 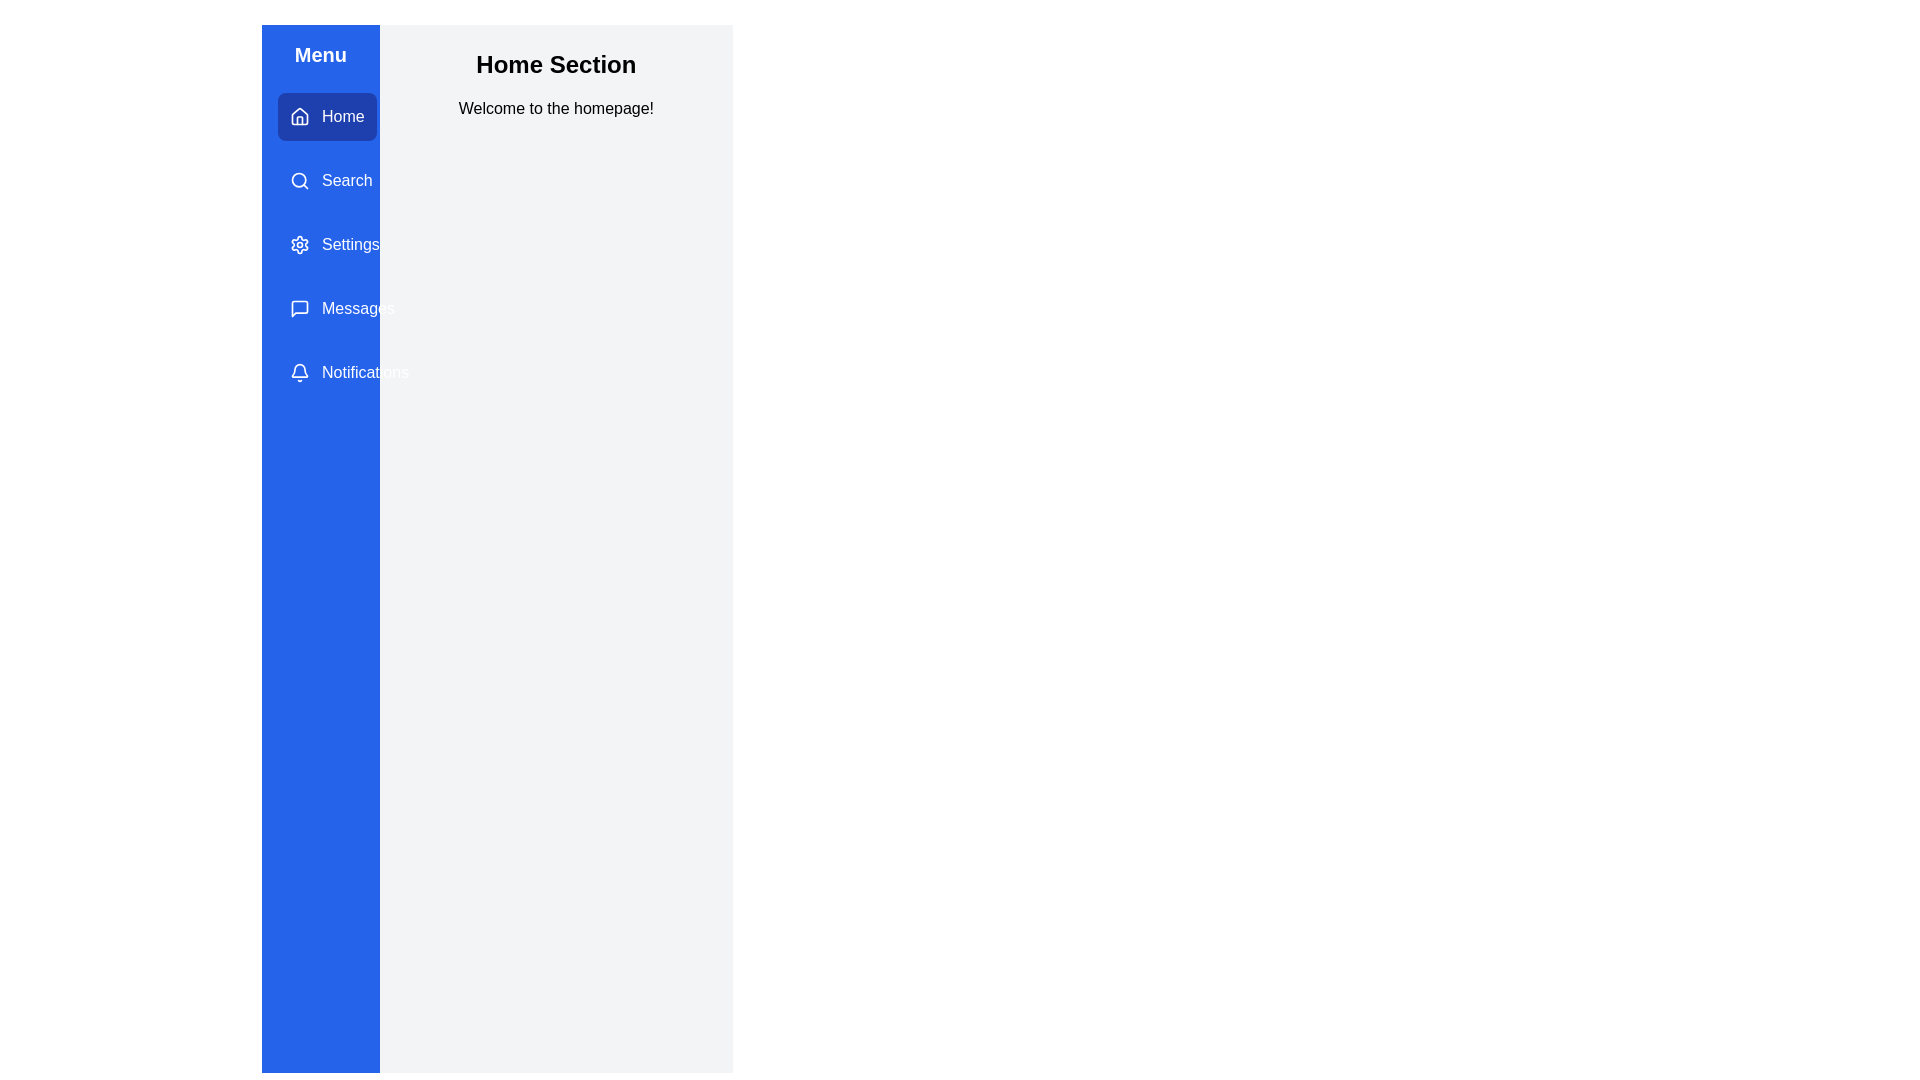 I want to click on the highlighted 'Search' menu item in the blue sidebar navigation, which is the second item in the vertical list of menu options, so click(x=320, y=181).